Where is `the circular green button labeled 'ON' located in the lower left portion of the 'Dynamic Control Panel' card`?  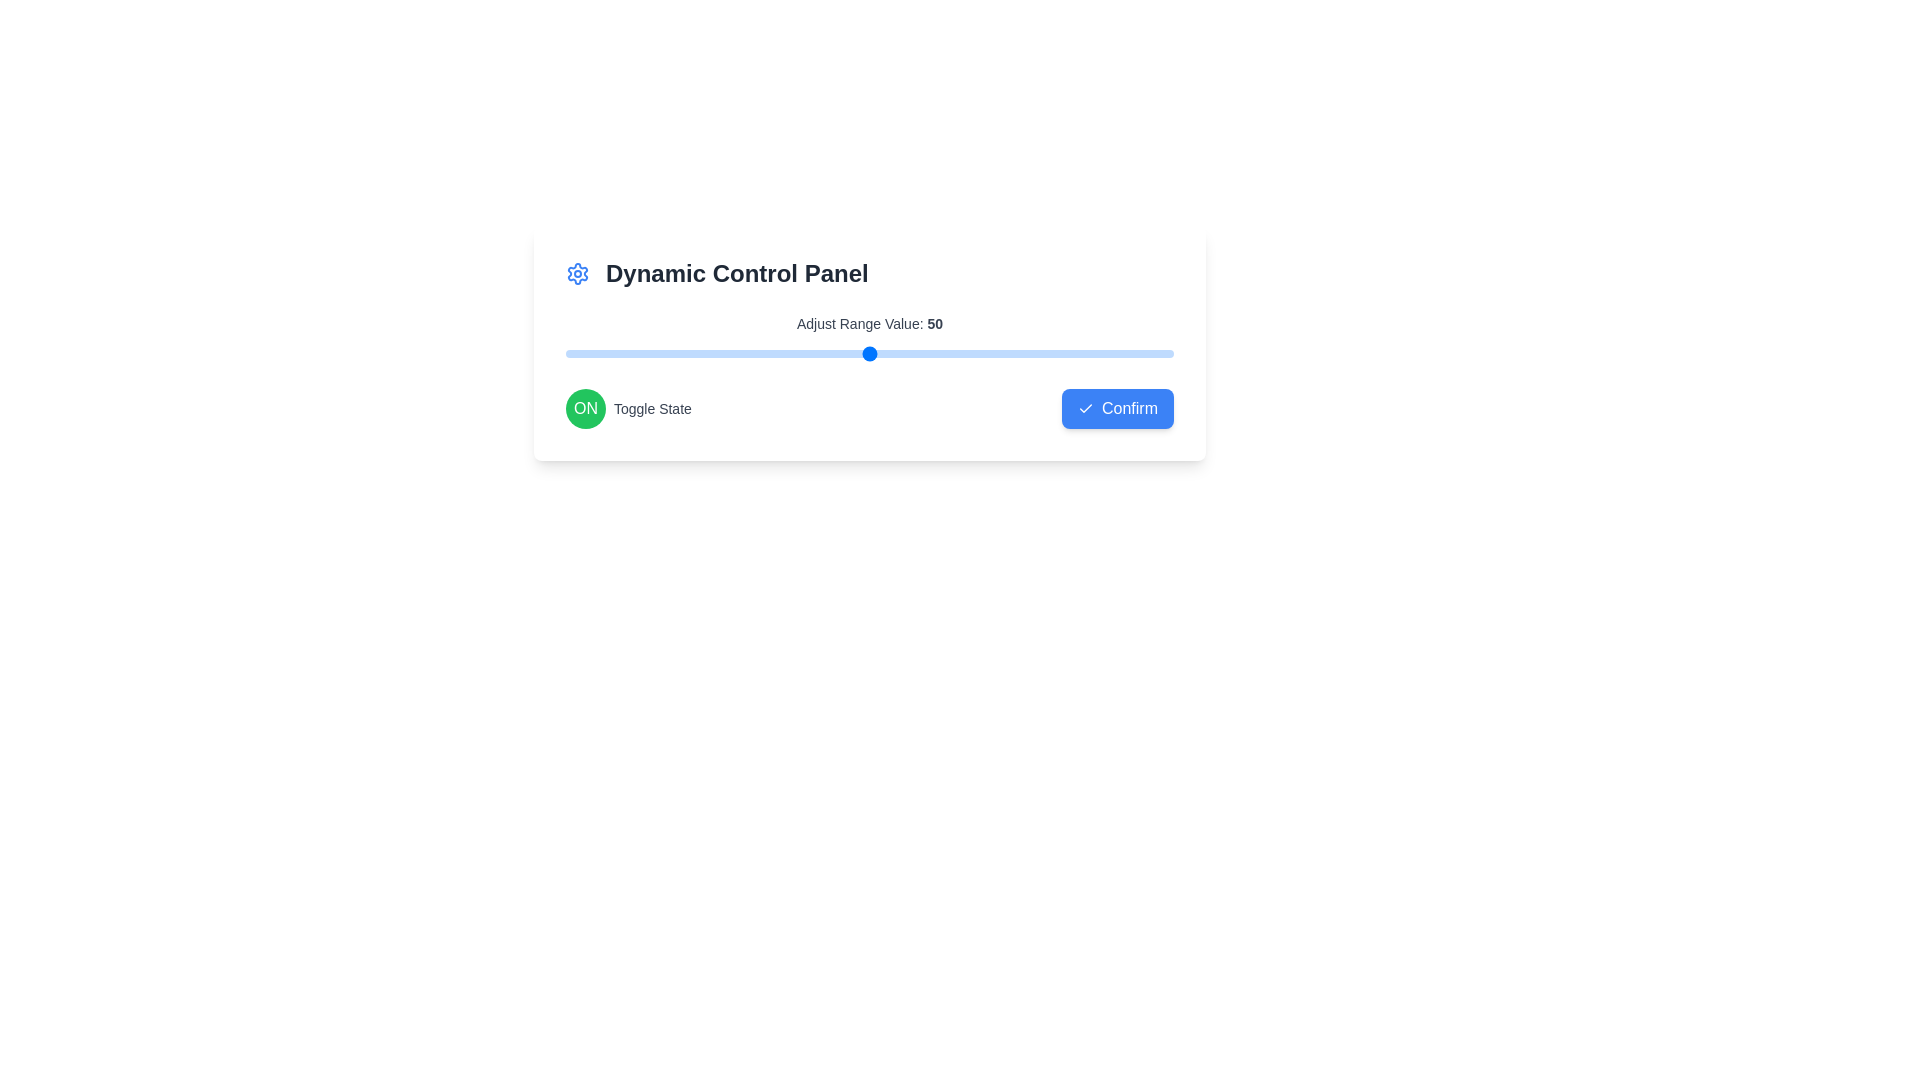 the circular green button labeled 'ON' located in the lower left portion of the 'Dynamic Control Panel' card is located at coordinates (584, 407).